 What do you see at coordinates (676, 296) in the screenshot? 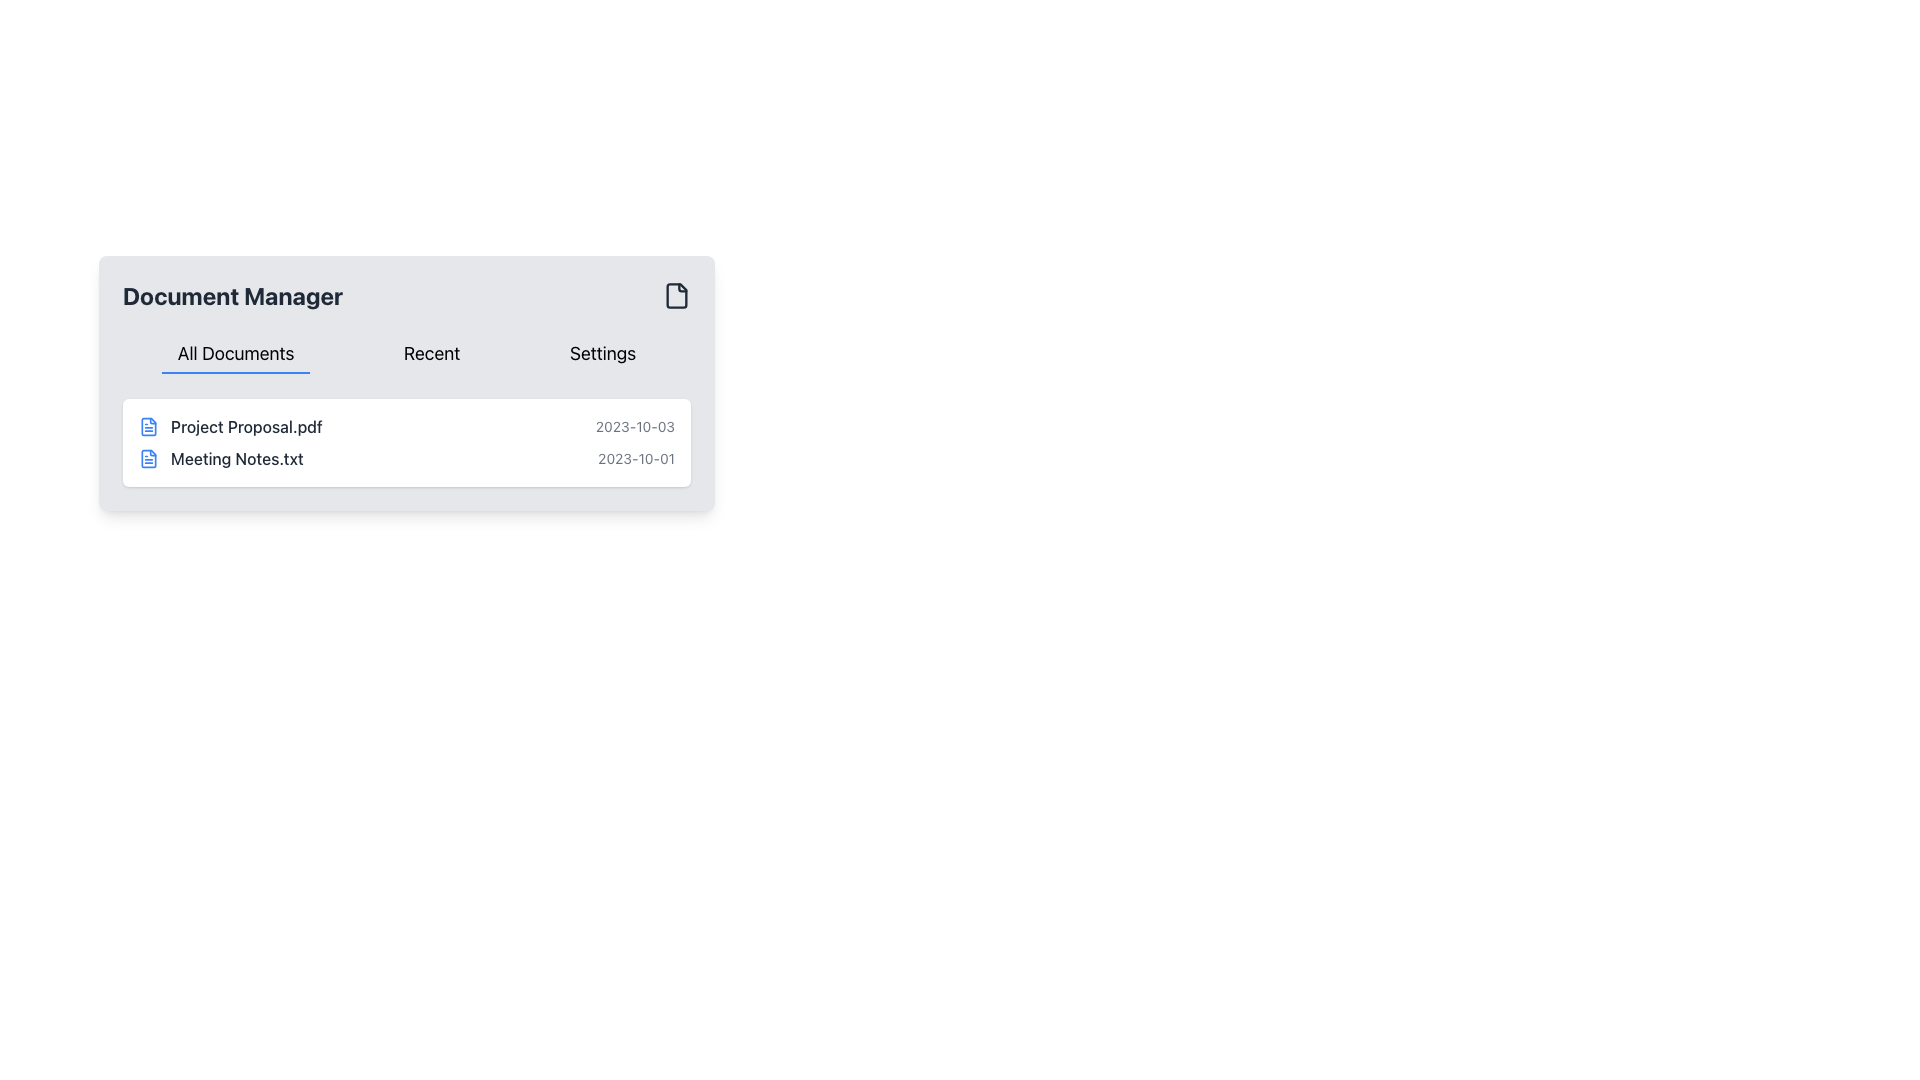
I see `the document or file icon located at the top-right corner of the 'Document Manager' section, adjacent to the title 'Document Manager'` at bounding box center [676, 296].